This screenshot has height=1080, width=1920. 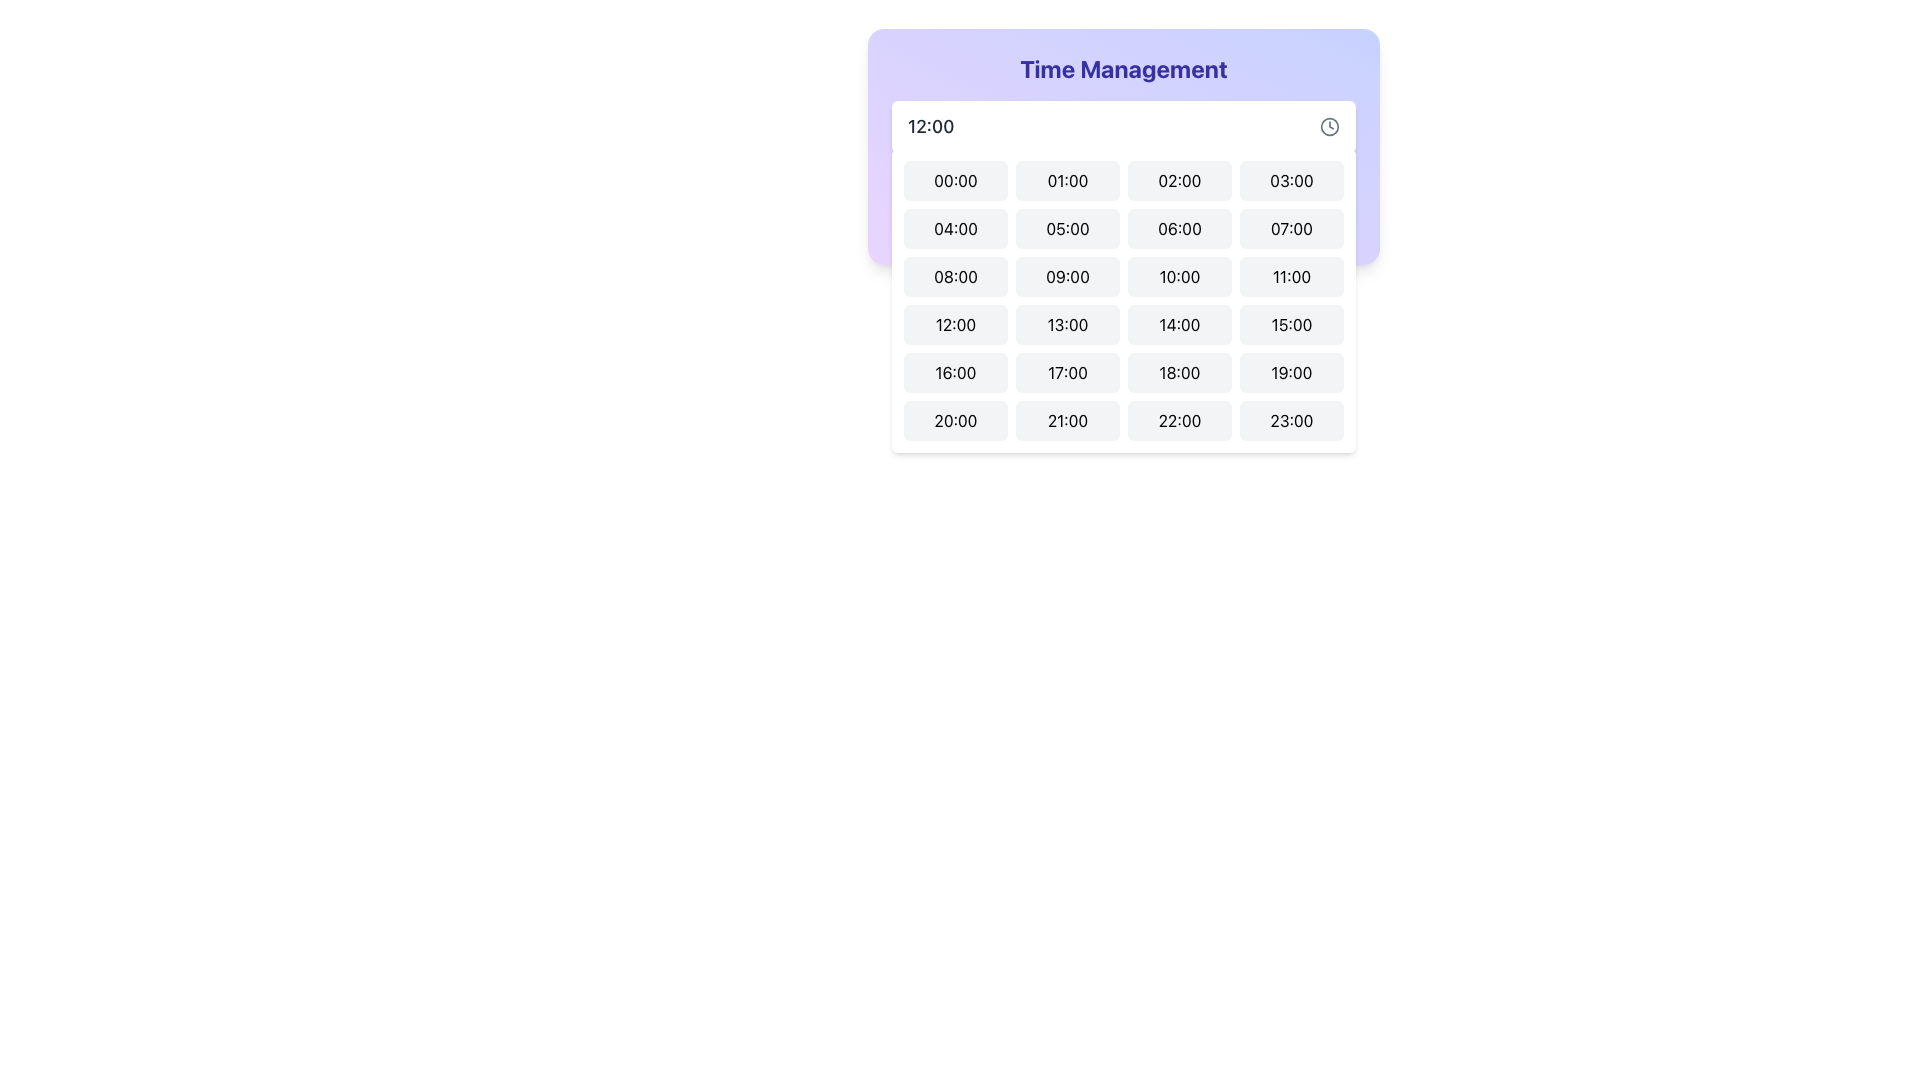 What do you see at coordinates (1067, 373) in the screenshot?
I see `the selectable time slot button for 5:00 PM in the time selection interface within the 'Time Management' popup` at bounding box center [1067, 373].